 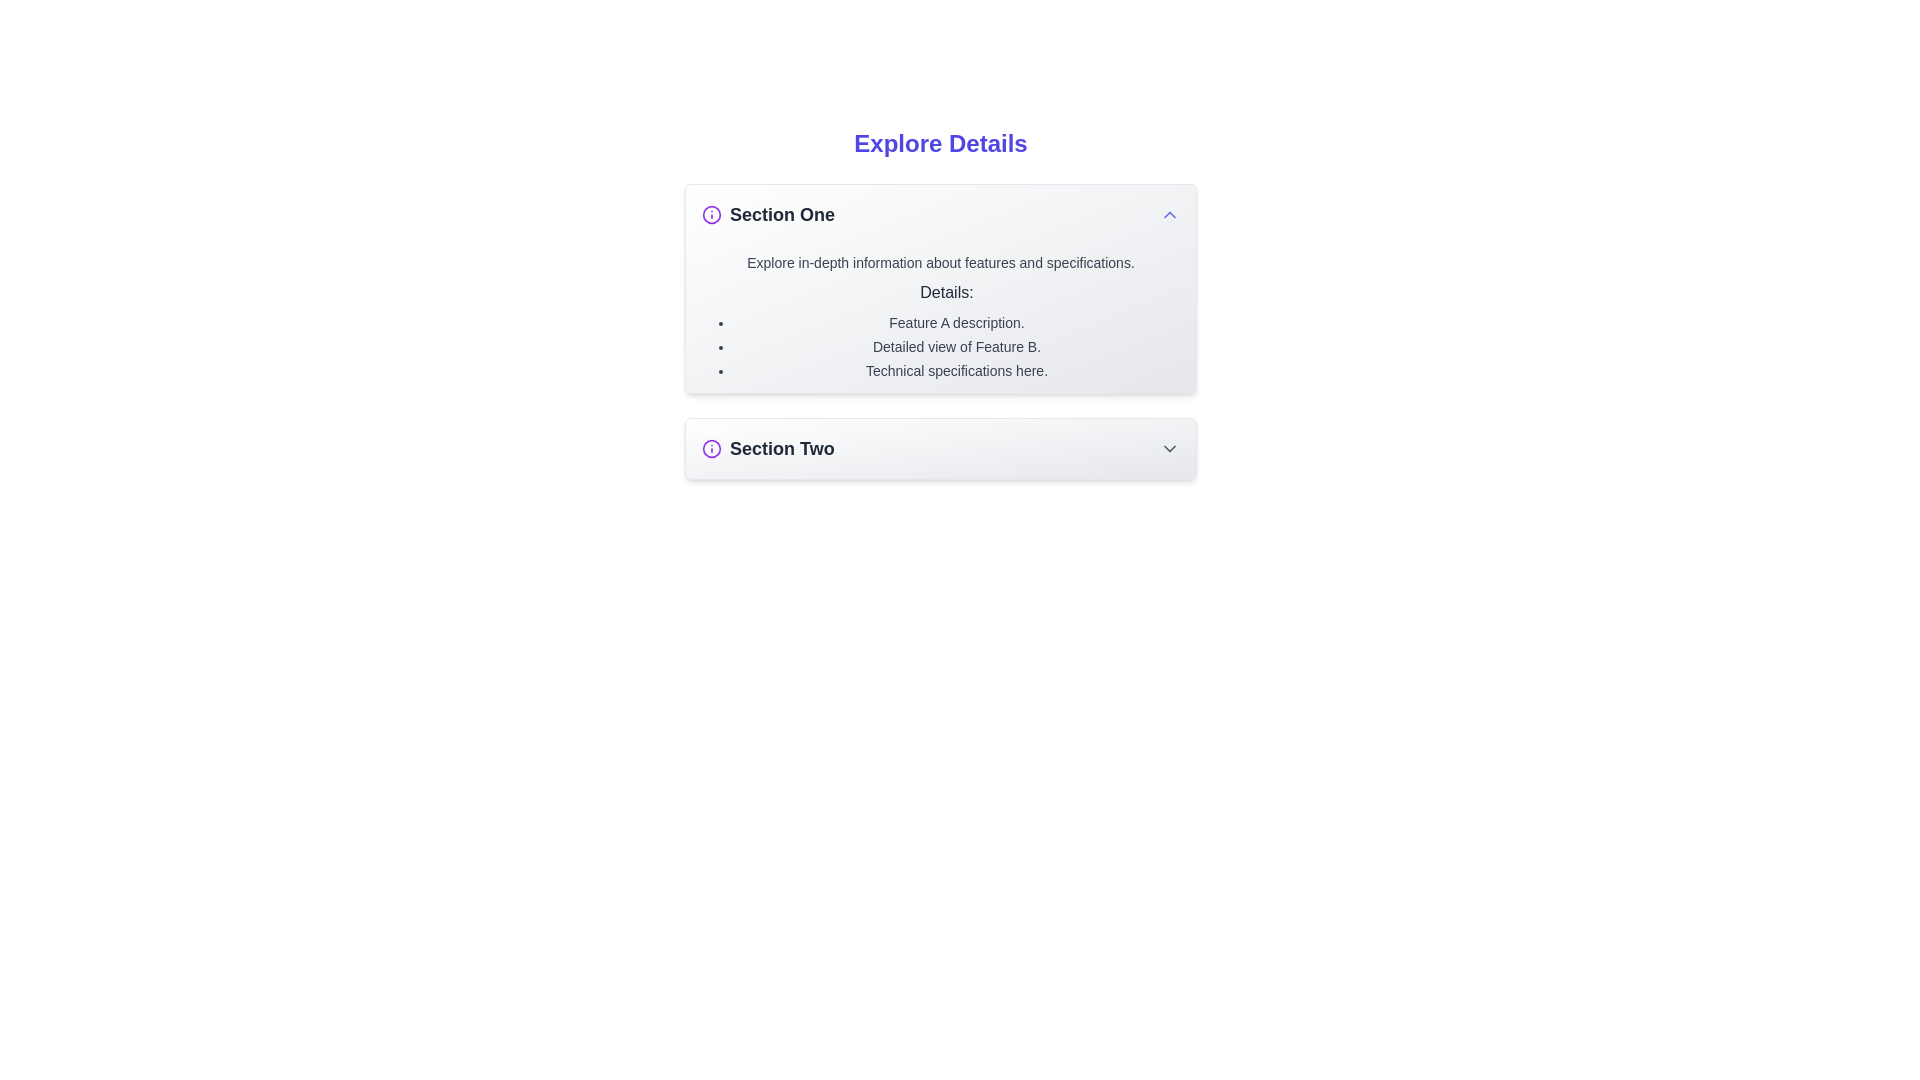 I want to click on the text item stating 'Detailed view of Feature B.' which is the second item in a bulleted list within the 'Section One' details panel, so click(x=955, y=347).